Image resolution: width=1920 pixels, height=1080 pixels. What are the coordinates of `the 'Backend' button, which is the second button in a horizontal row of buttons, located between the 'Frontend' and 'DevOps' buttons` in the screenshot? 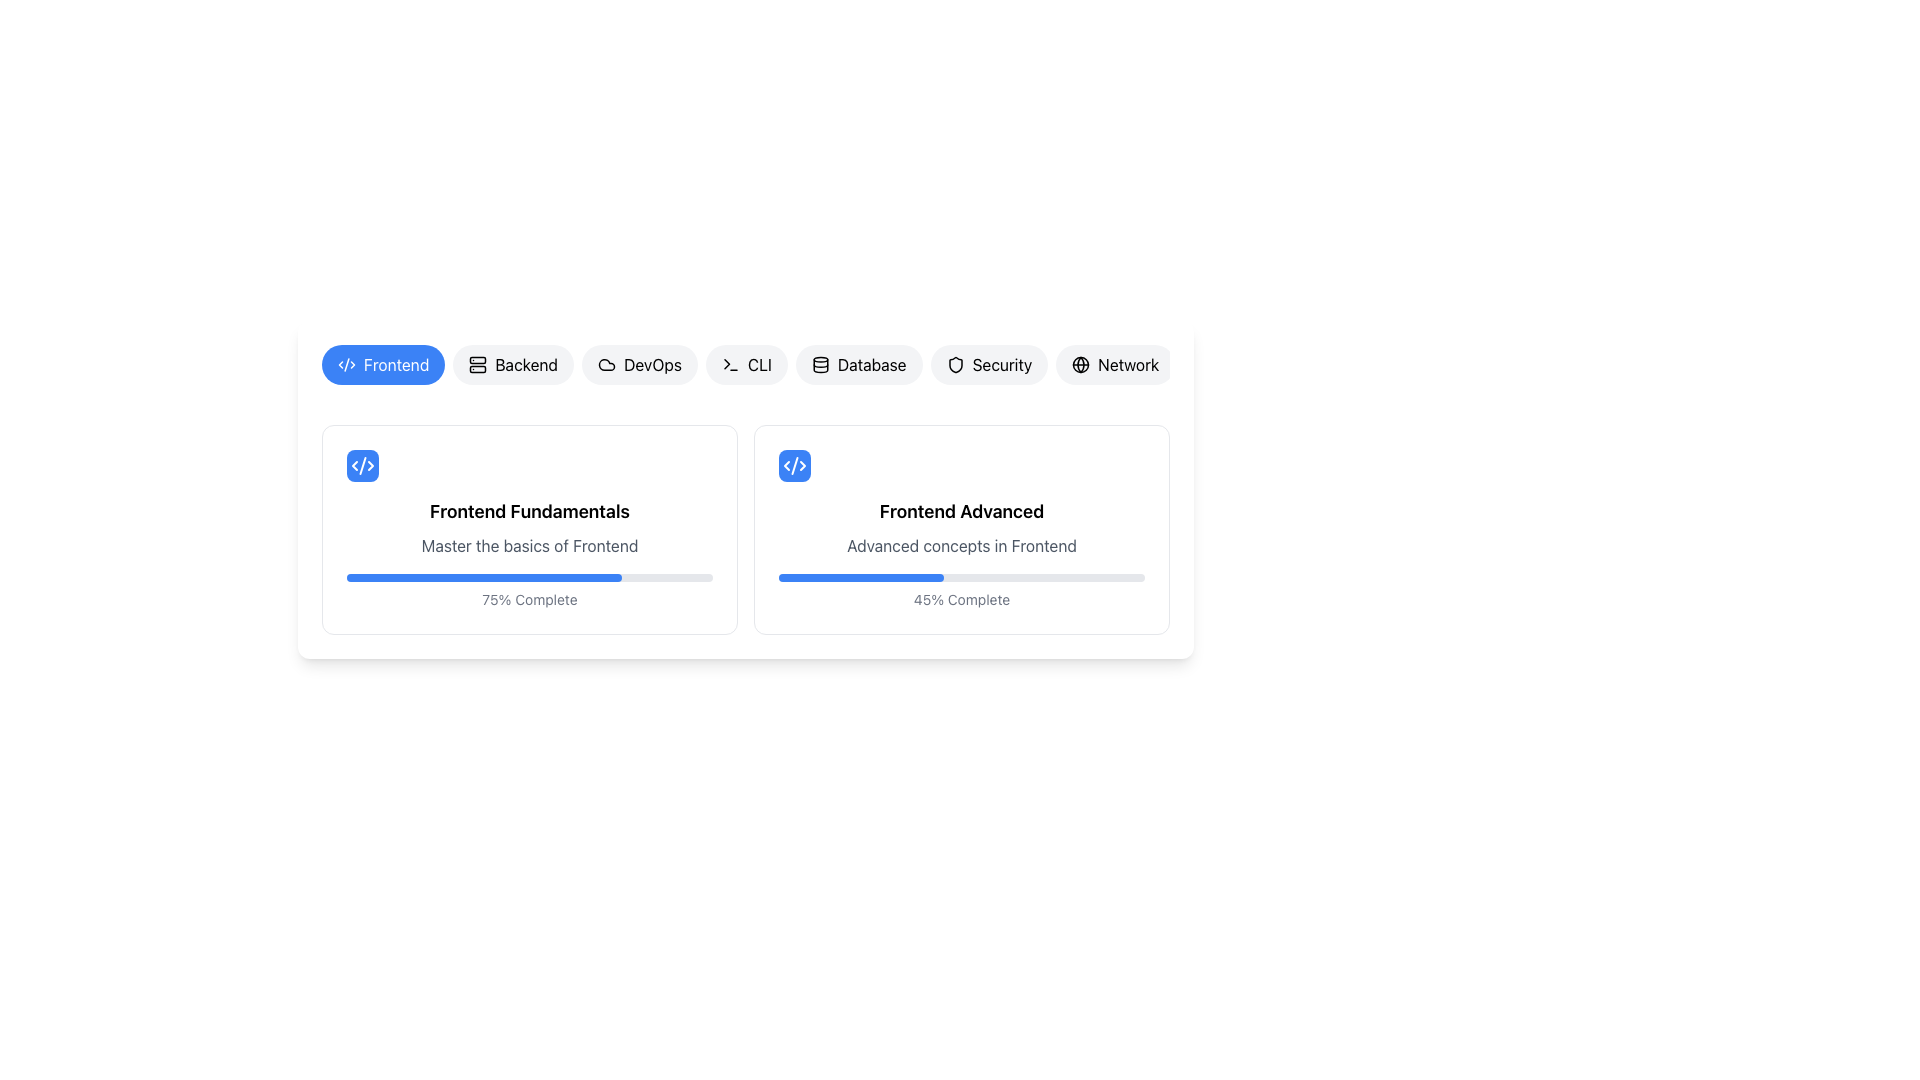 It's located at (513, 365).